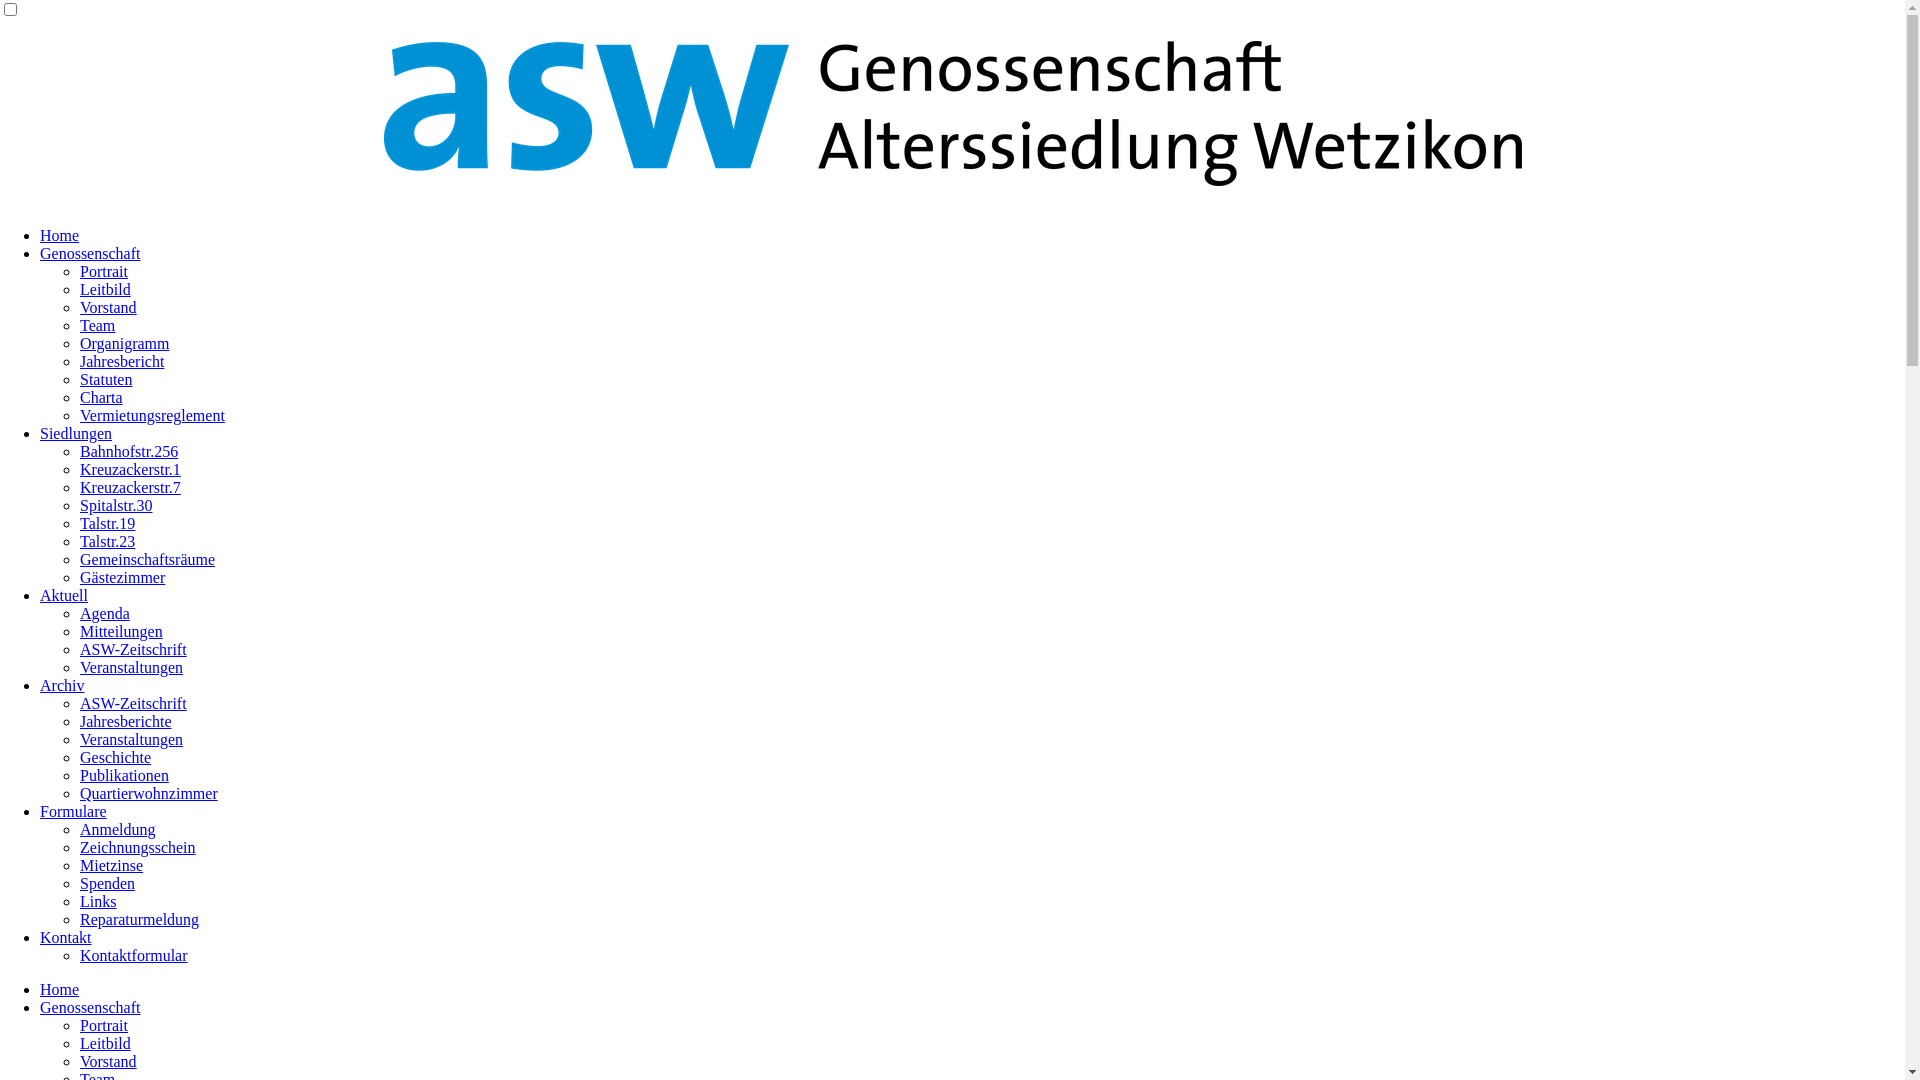  What do you see at coordinates (106, 522) in the screenshot?
I see `'Talstr.19'` at bounding box center [106, 522].